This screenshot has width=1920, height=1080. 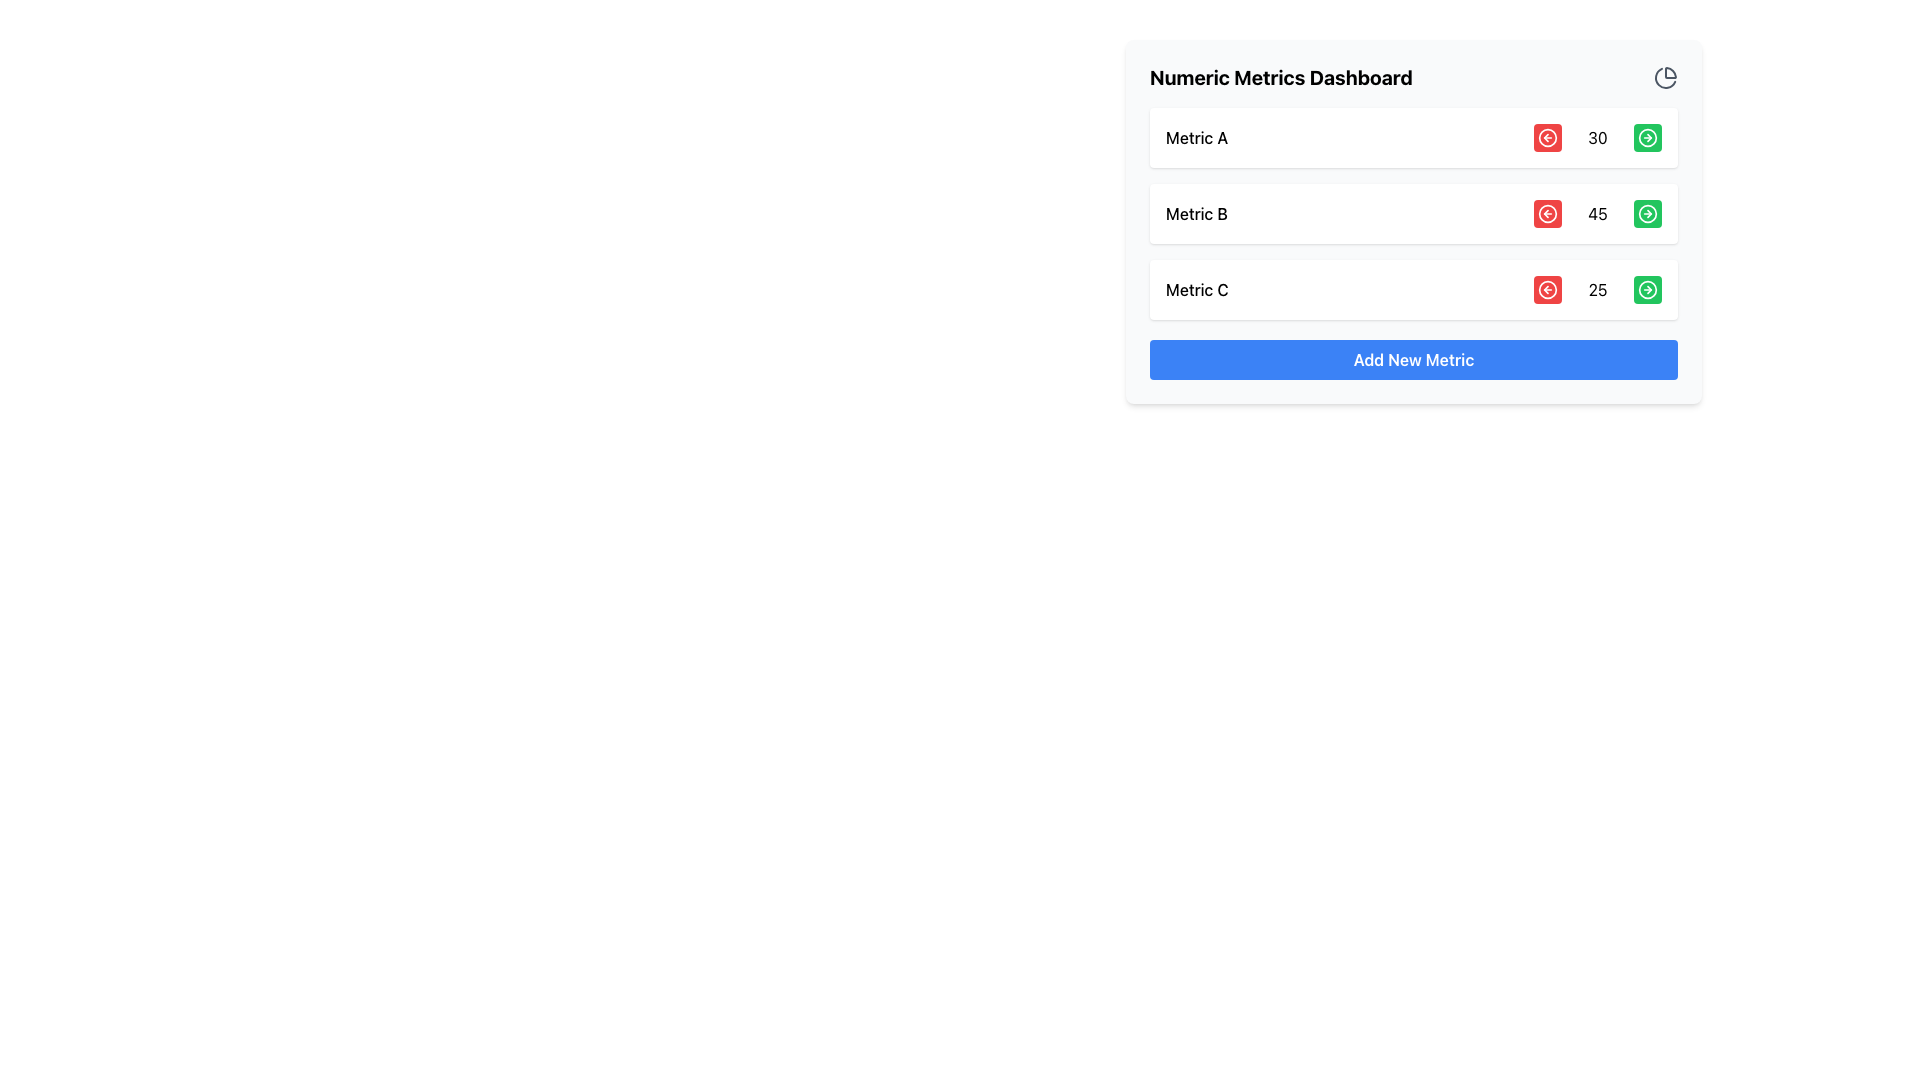 What do you see at coordinates (1597, 213) in the screenshot?
I see `central numeric value displayed as '45' in the Text Display located in the 'Metric B' row of the dashboard` at bounding box center [1597, 213].